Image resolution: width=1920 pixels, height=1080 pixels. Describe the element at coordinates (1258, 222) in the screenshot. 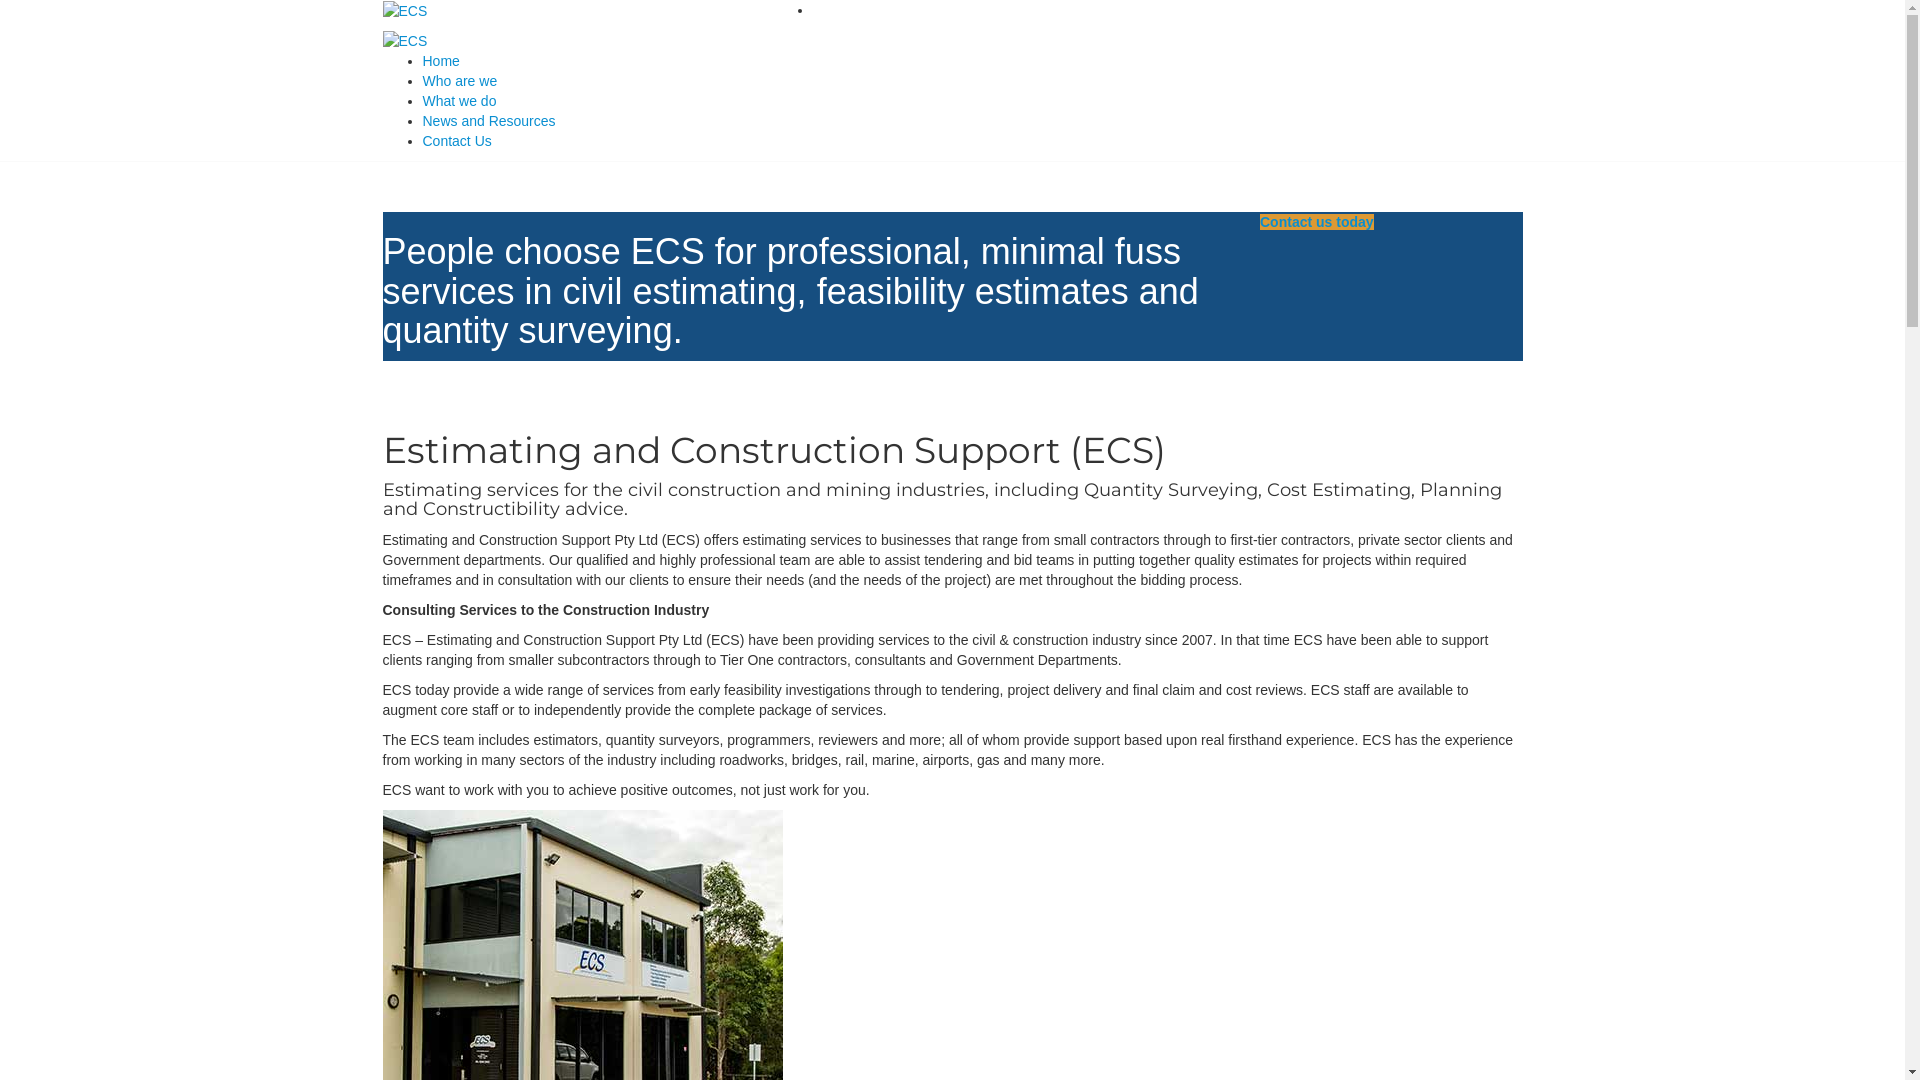

I see `'Contact us today'` at that location.